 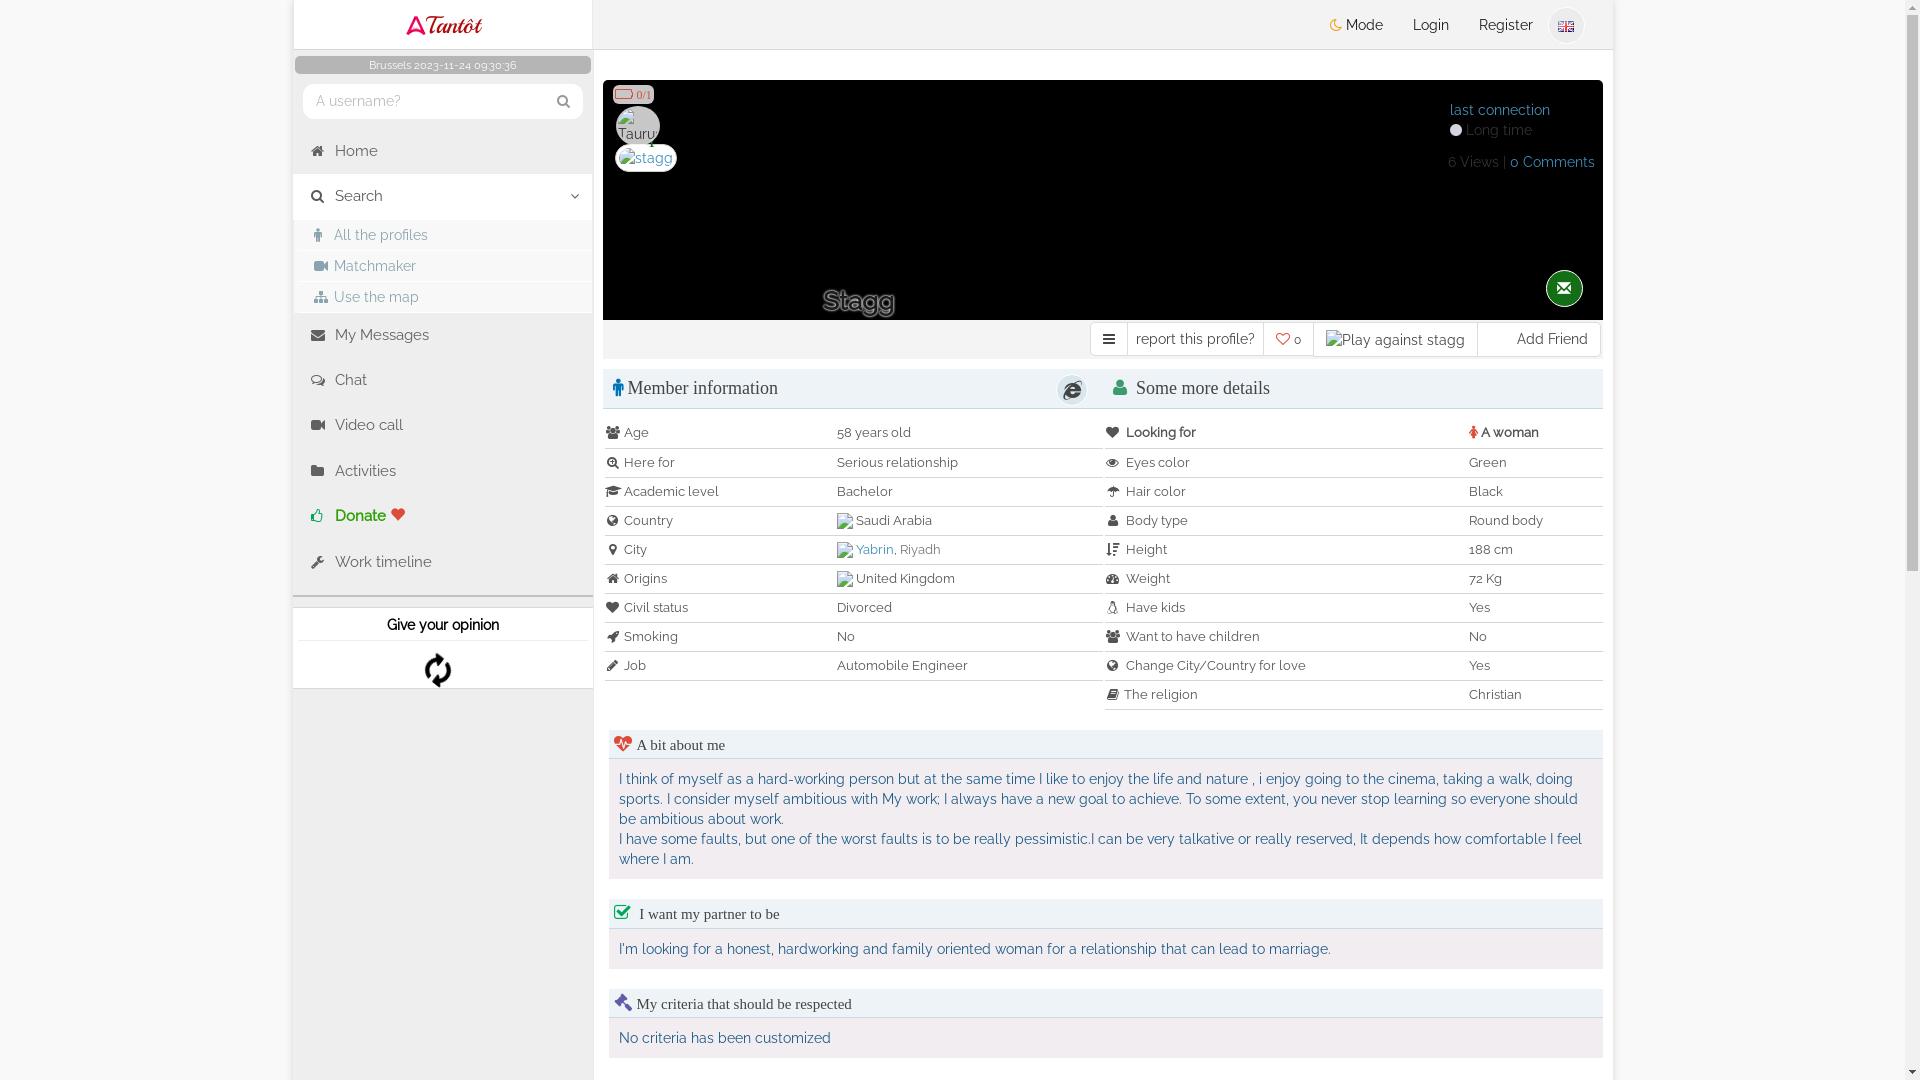 I want to click on 'Chat', so click(x=440, y=380).